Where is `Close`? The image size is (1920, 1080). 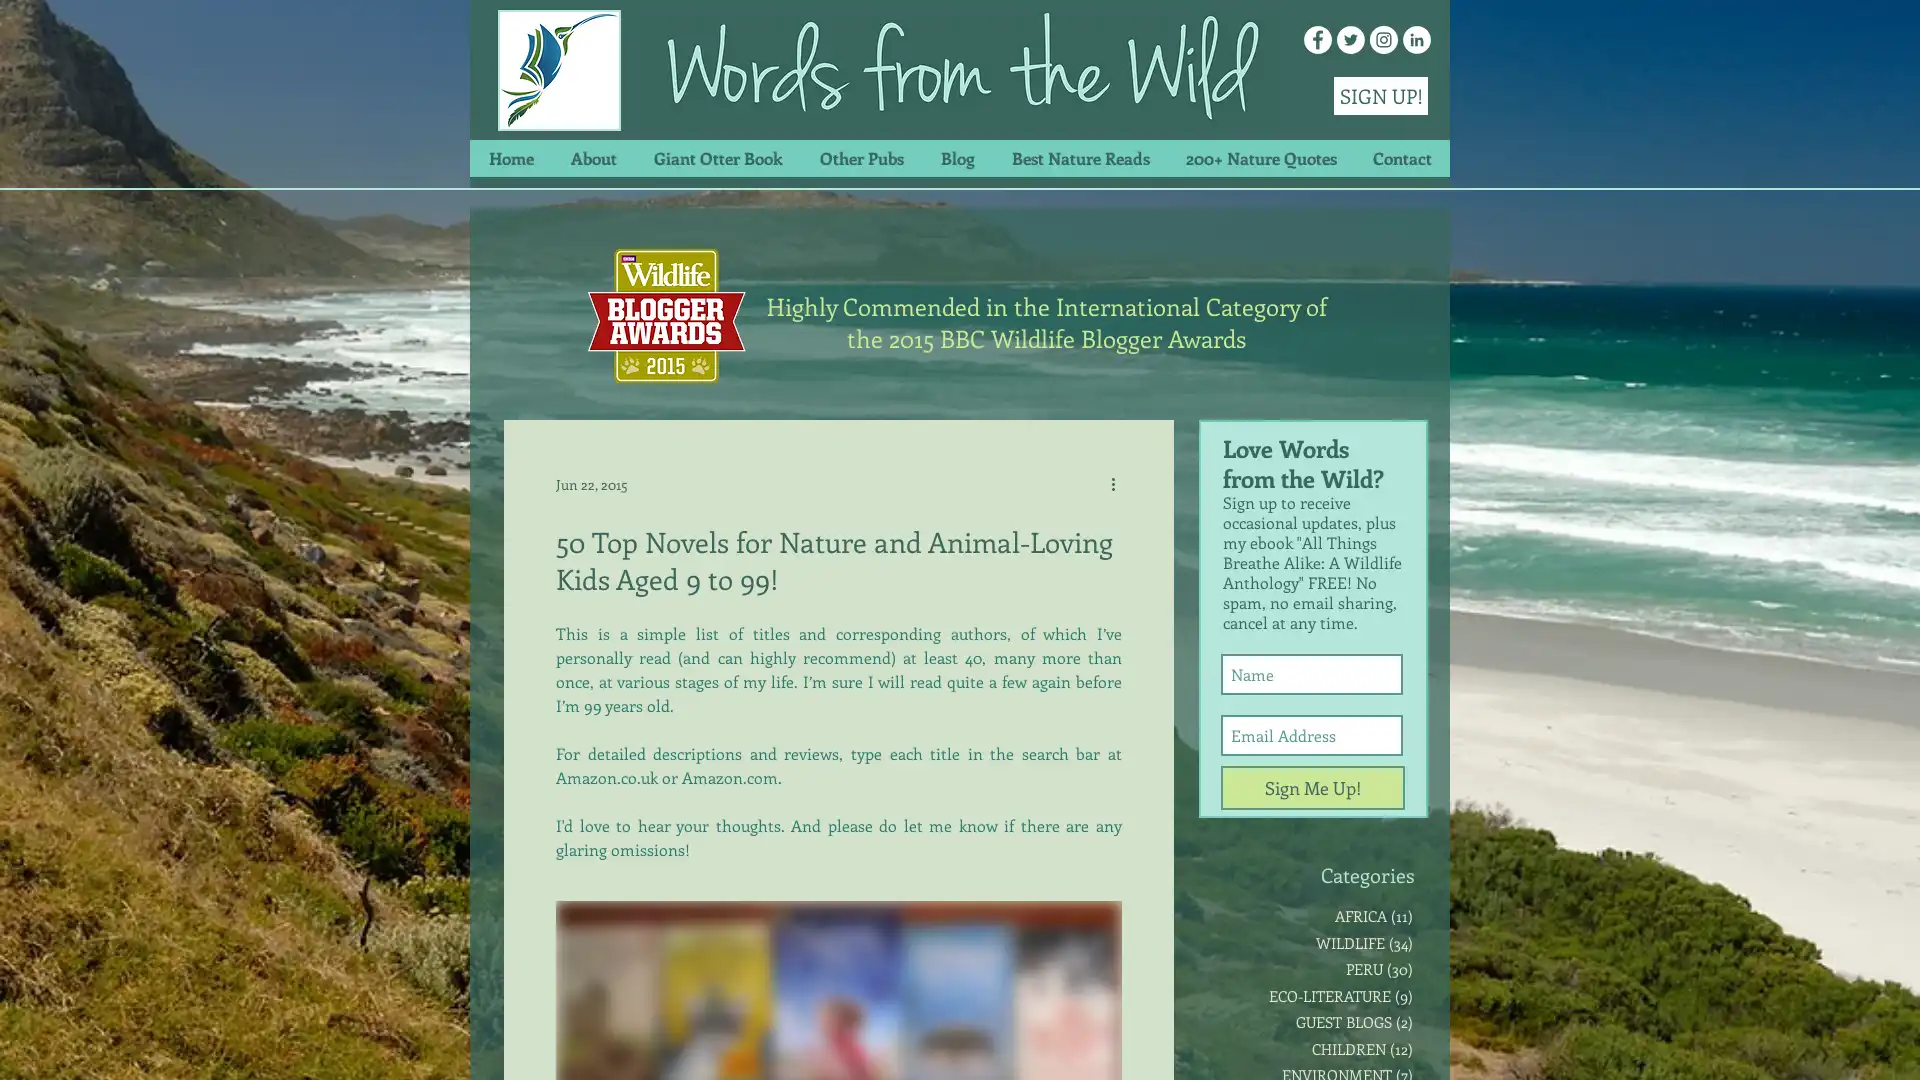
Close is located at coordinates (1895, 1044).